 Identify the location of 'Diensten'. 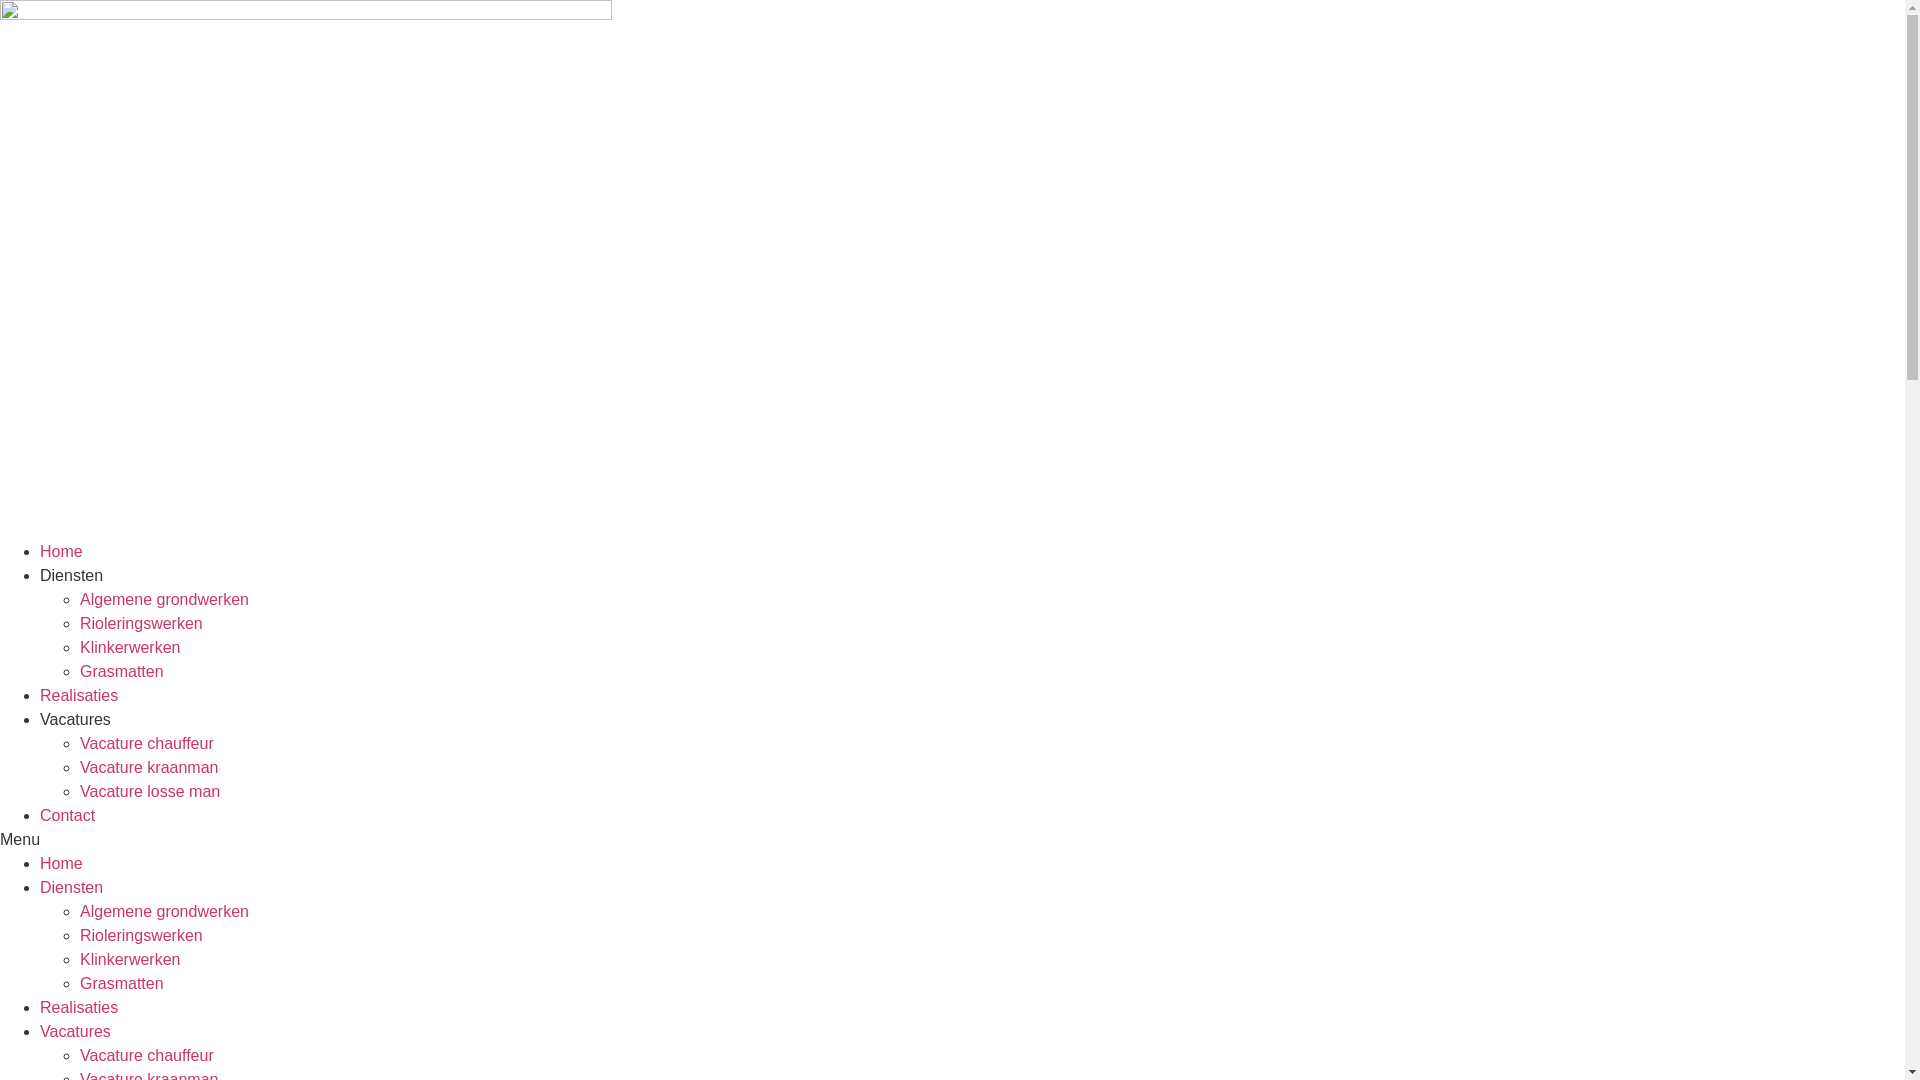
(71, 575).